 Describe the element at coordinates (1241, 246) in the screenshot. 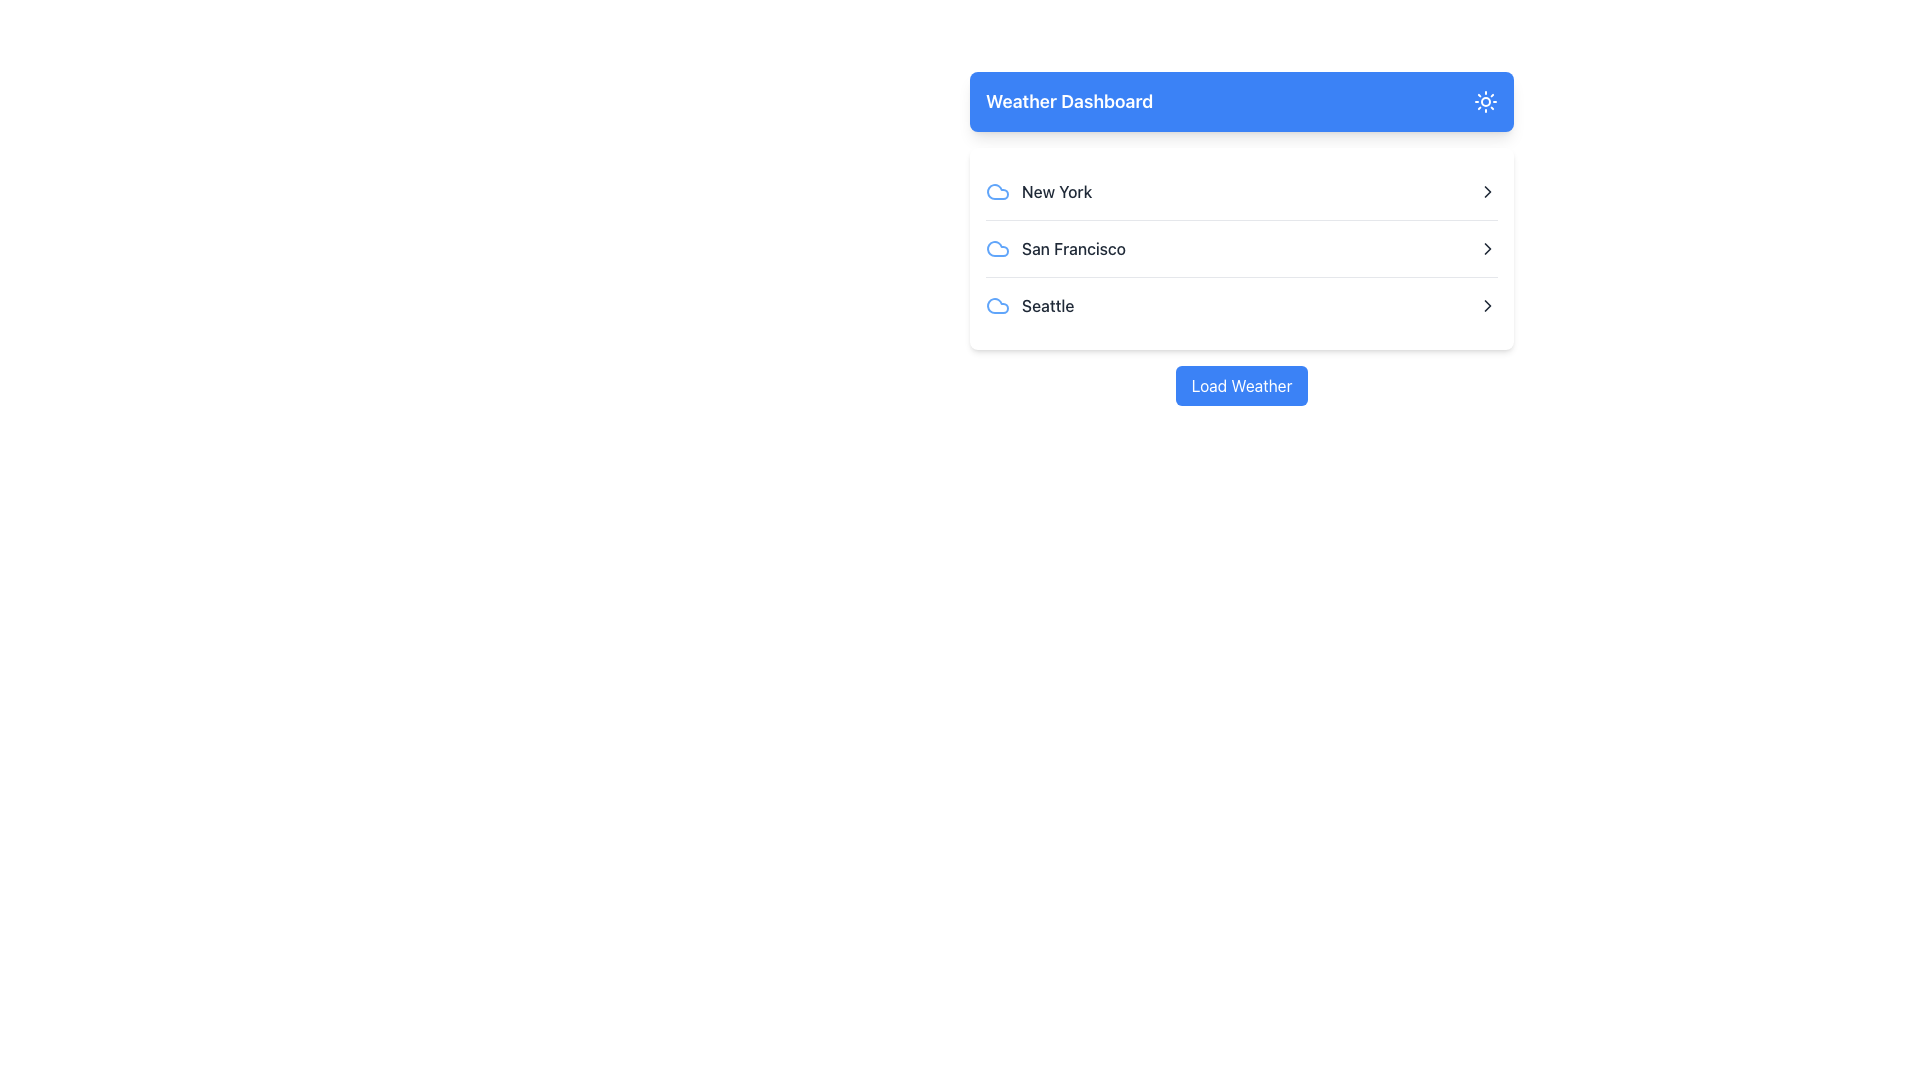

I see `the second list item representing 'San Francisco'` at that location.